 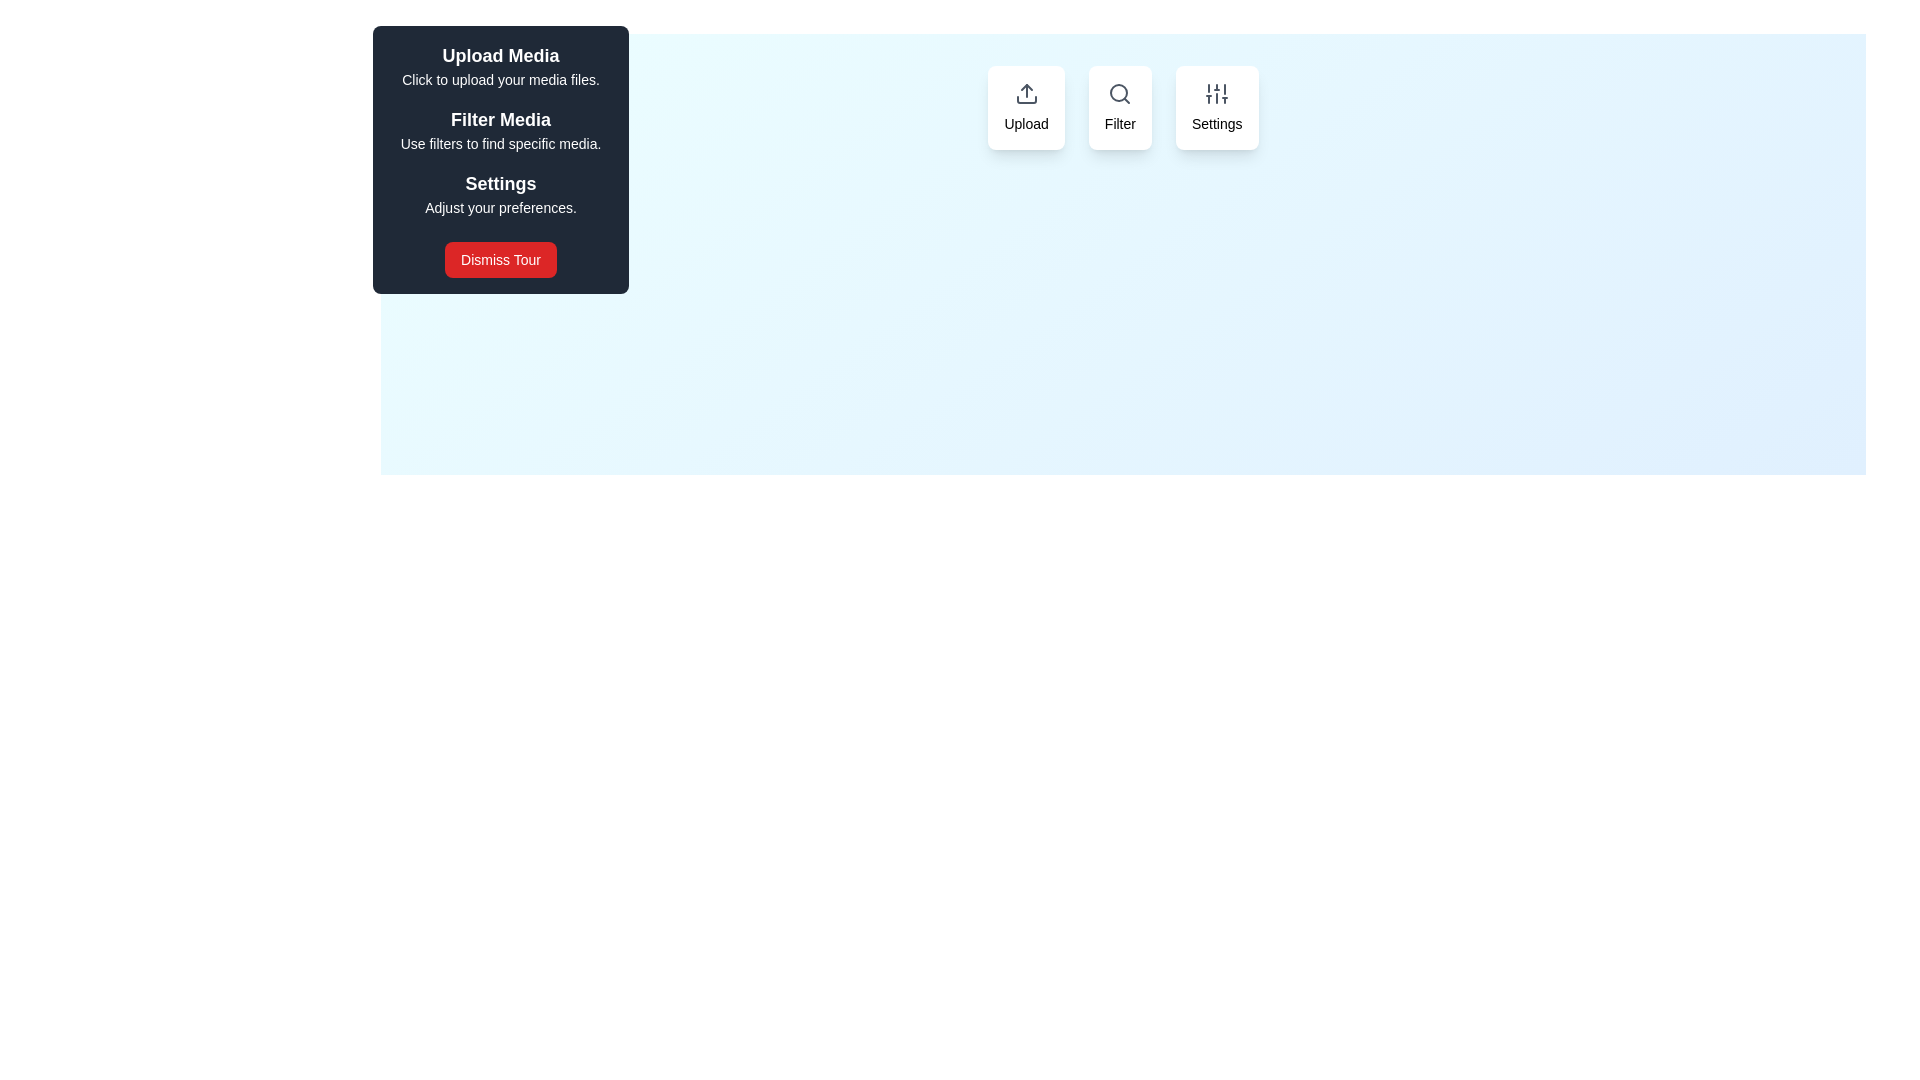 What do you see at coordinates (500, 193) in the screenshot?
I see `the Informative text section that introduces the 'Settings' section, which is centrally located in a dark gray panel on the left side of the display` at bounding box center [500, 193].